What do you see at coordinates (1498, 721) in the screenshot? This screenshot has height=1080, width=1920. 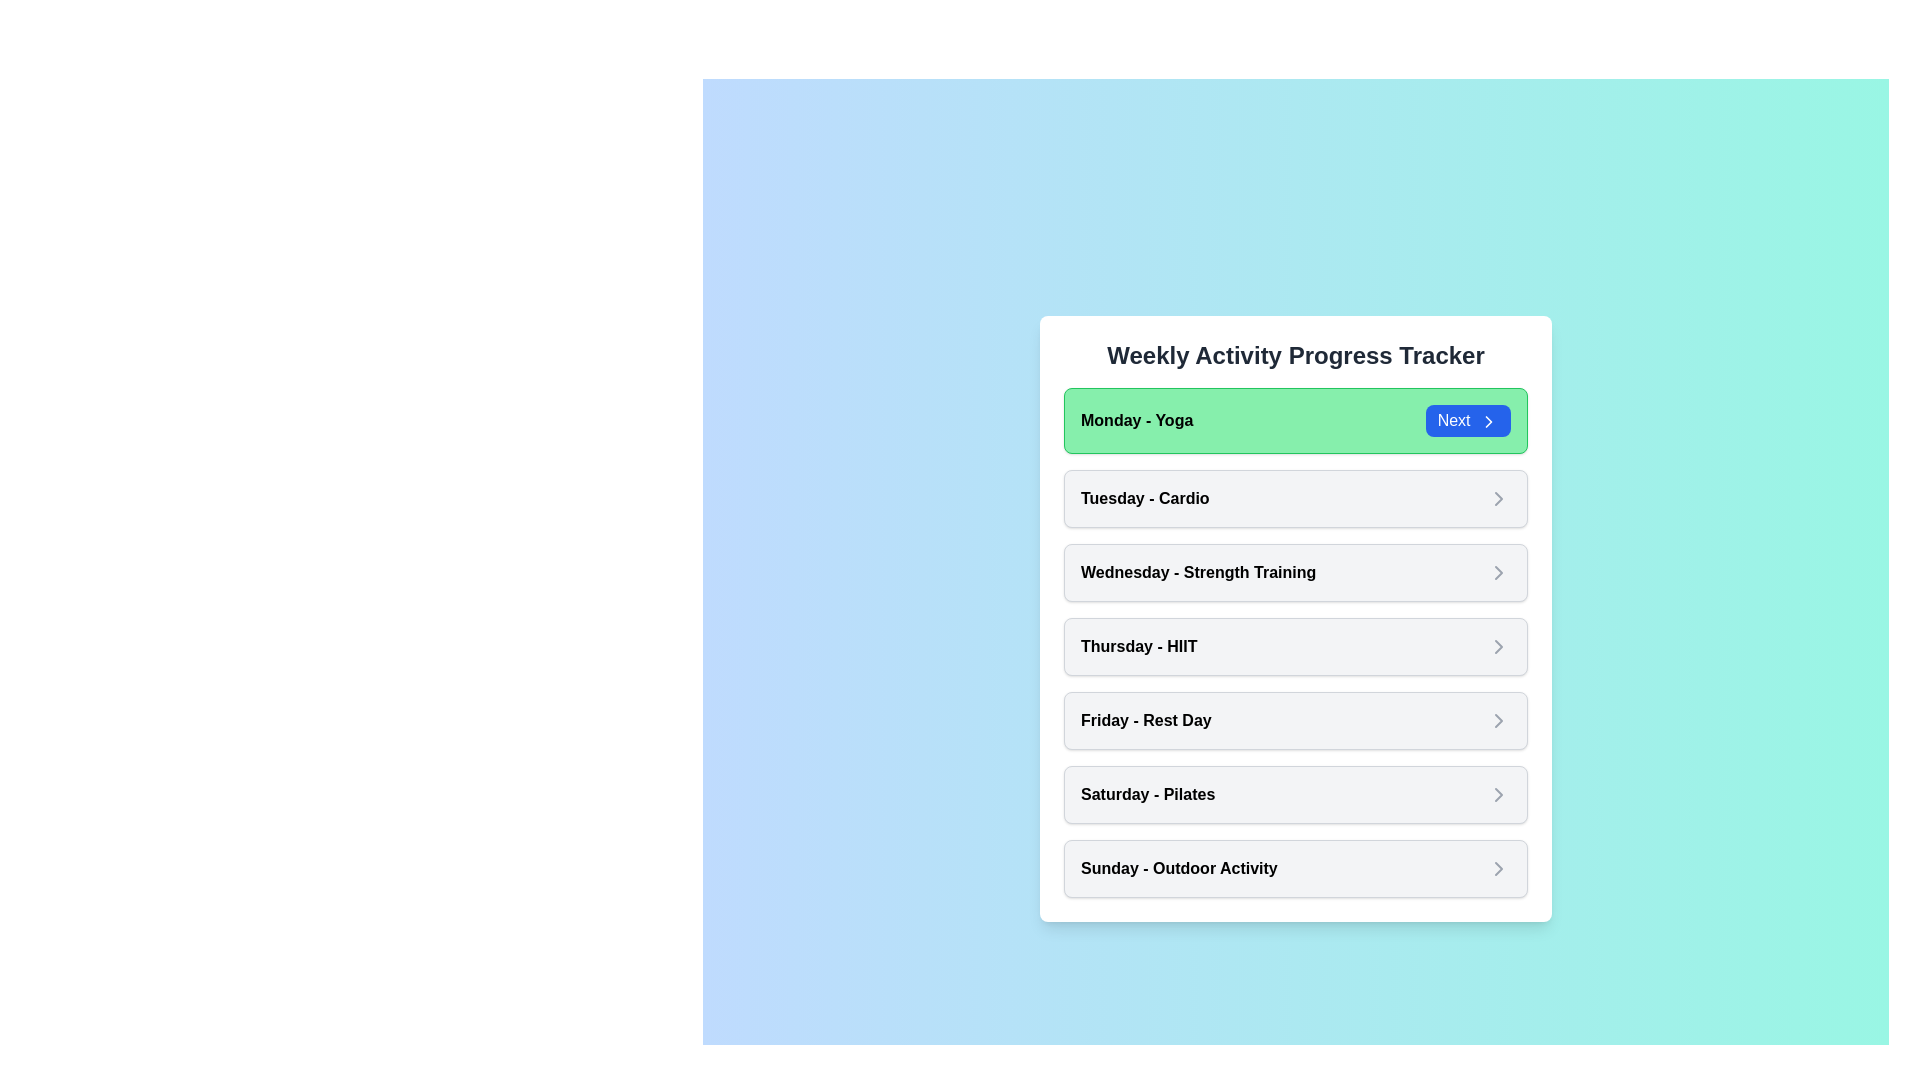 I see `the right-facing chevron icon within the 'Next' button` at bounding box center [1498, 721].